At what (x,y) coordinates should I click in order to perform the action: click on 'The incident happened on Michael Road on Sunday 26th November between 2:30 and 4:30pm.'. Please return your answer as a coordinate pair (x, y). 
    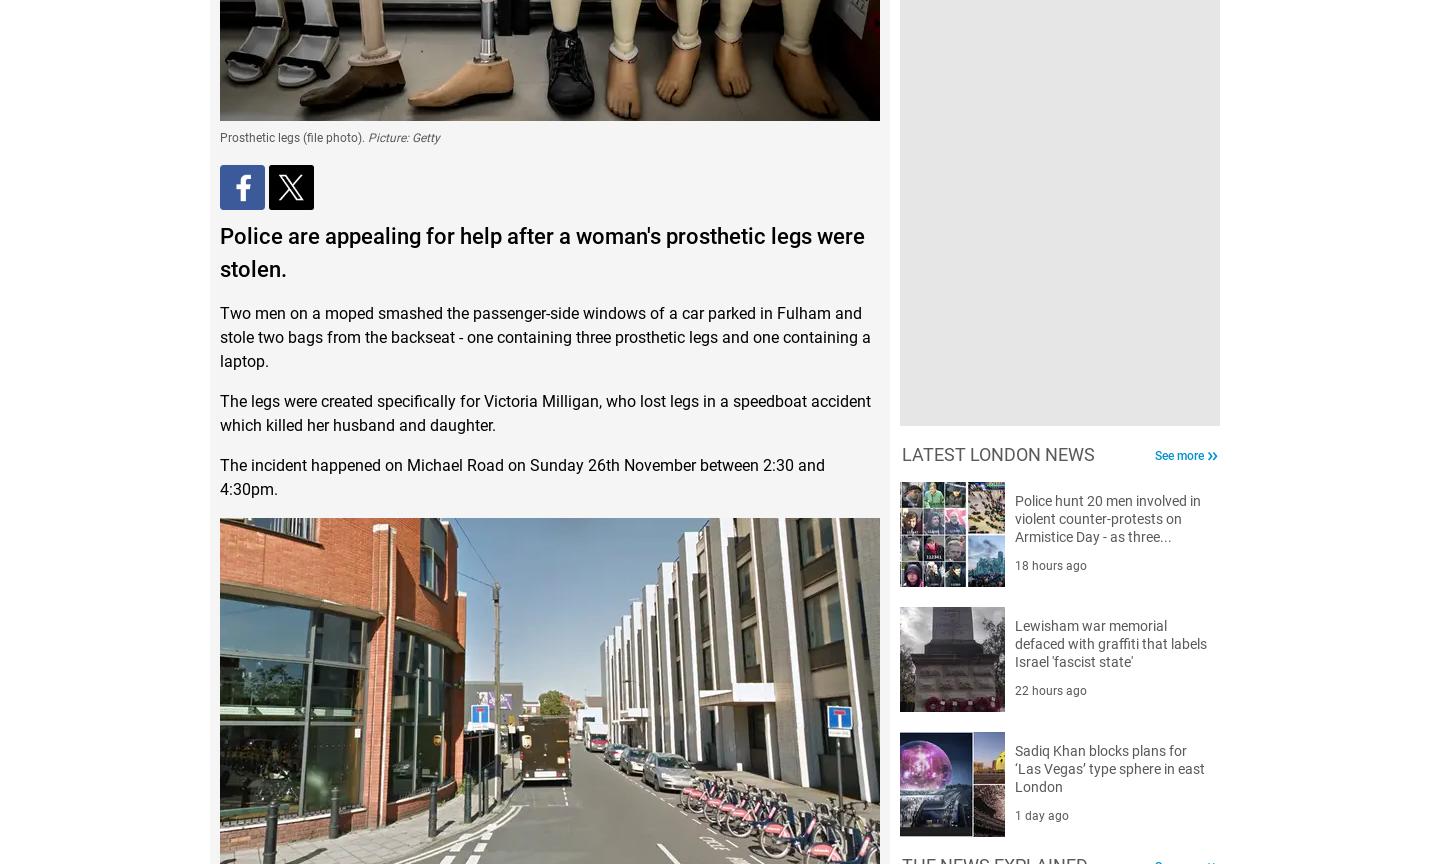
    Looking at the image, I should click on (521, 477).